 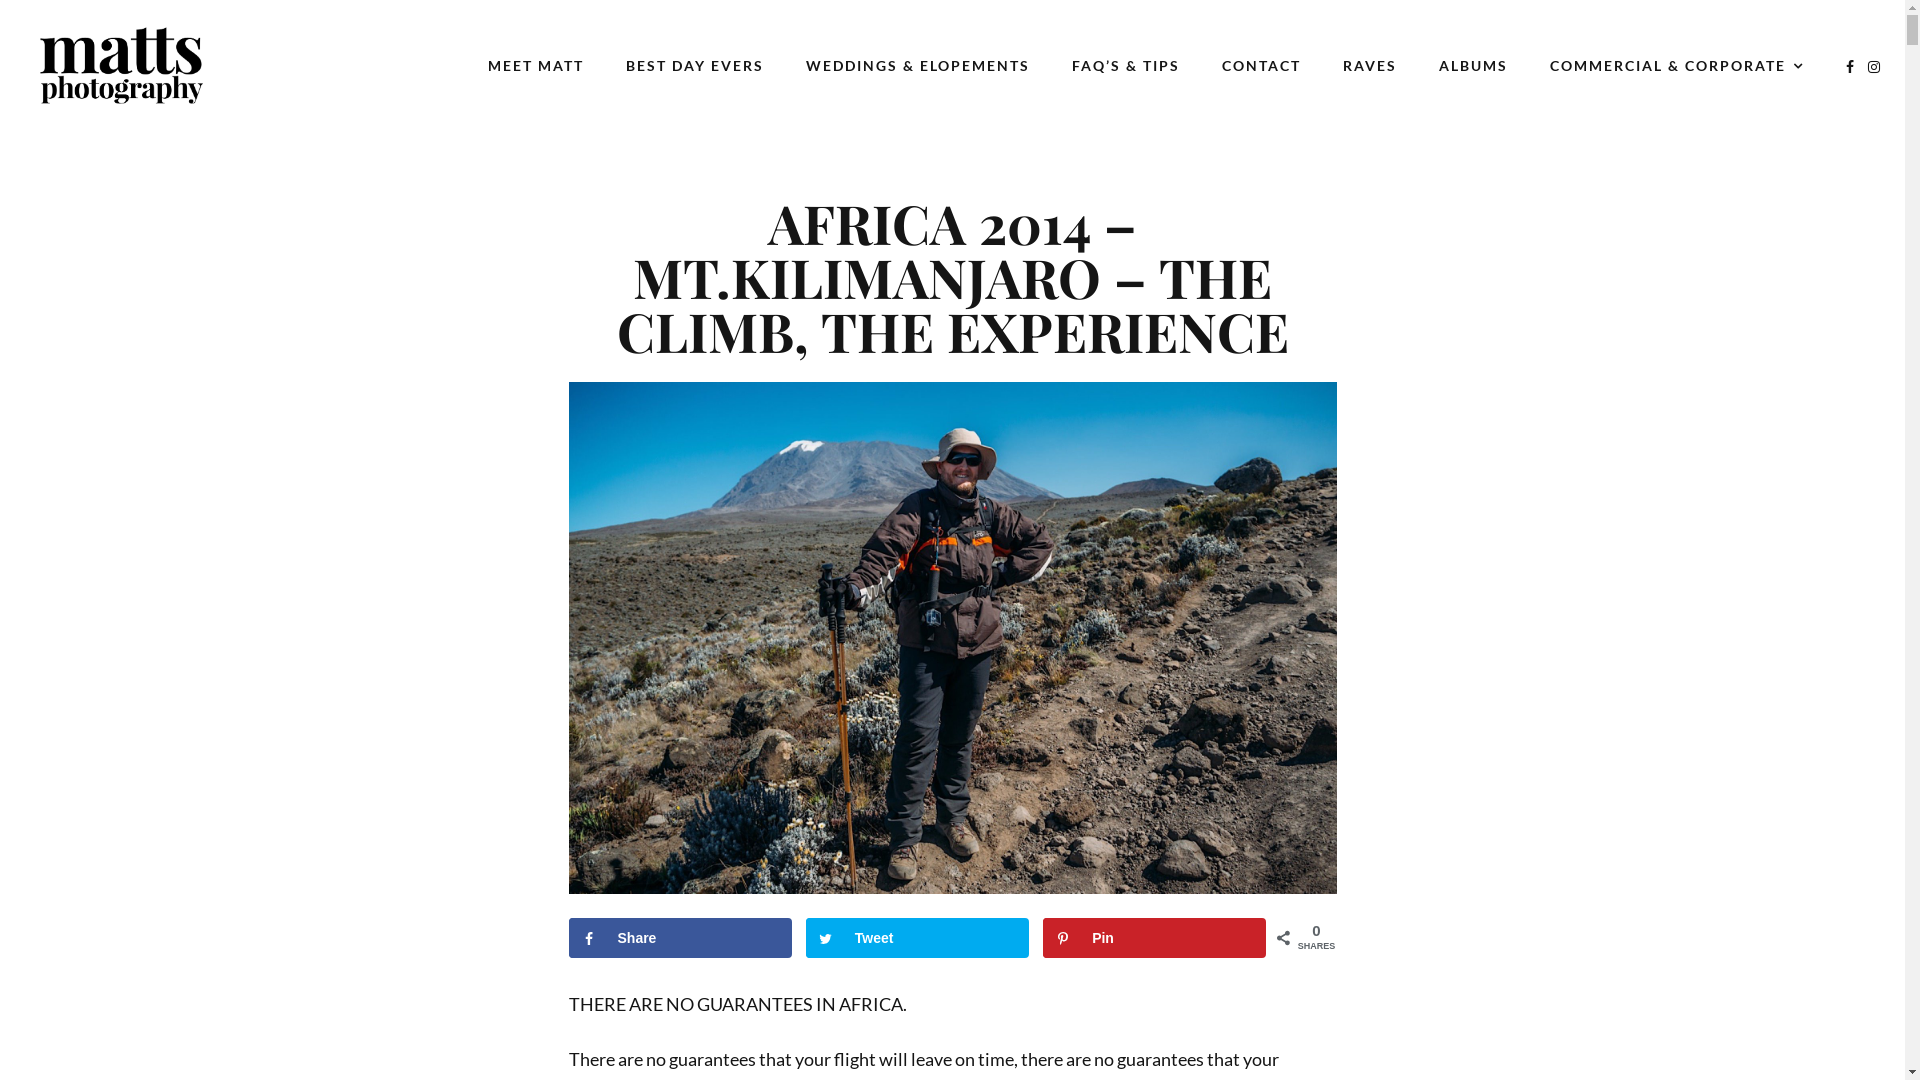 What do you see at coordinates (1041, 937) in the screenshot?
I see `'Pin'` at bounding box center [1041, 937].